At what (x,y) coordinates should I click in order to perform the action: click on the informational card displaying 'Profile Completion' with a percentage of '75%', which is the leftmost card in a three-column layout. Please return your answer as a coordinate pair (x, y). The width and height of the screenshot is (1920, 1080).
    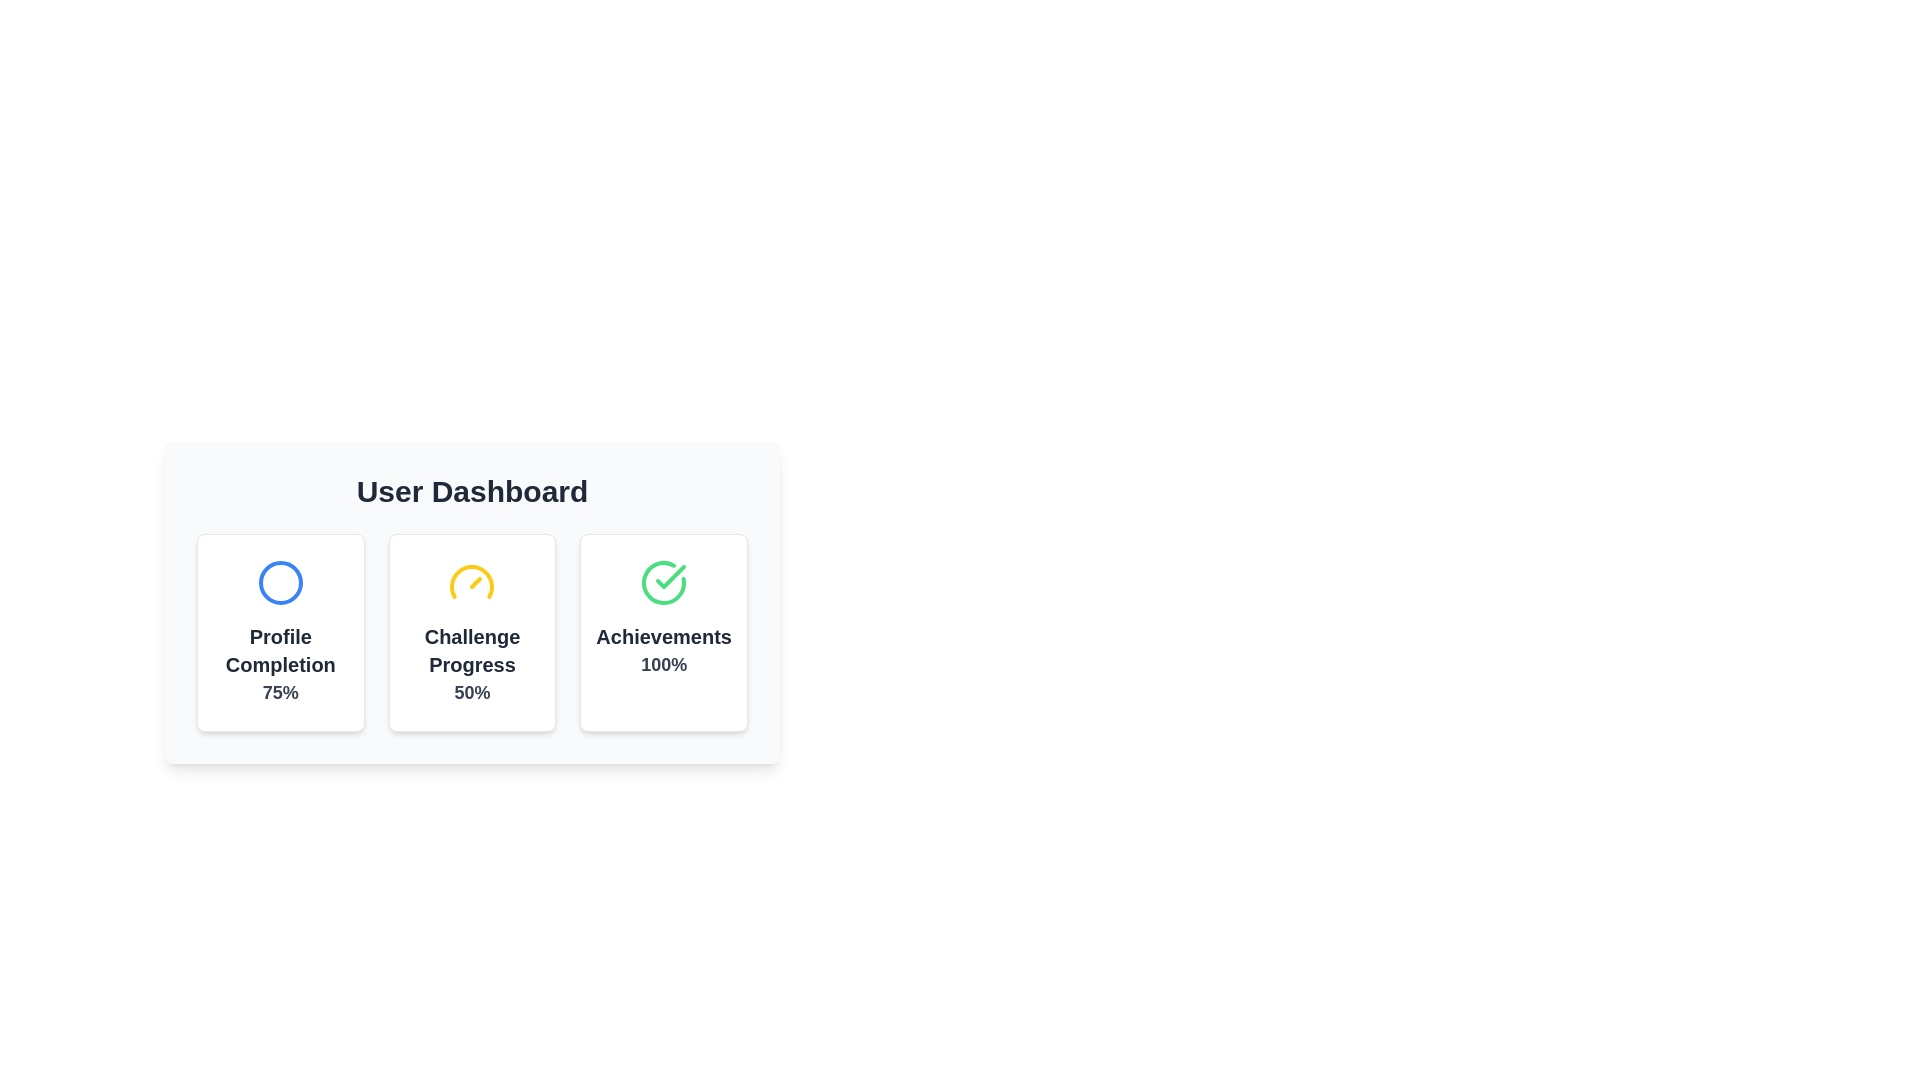
    Looking at the image, I should click on (279, 632).